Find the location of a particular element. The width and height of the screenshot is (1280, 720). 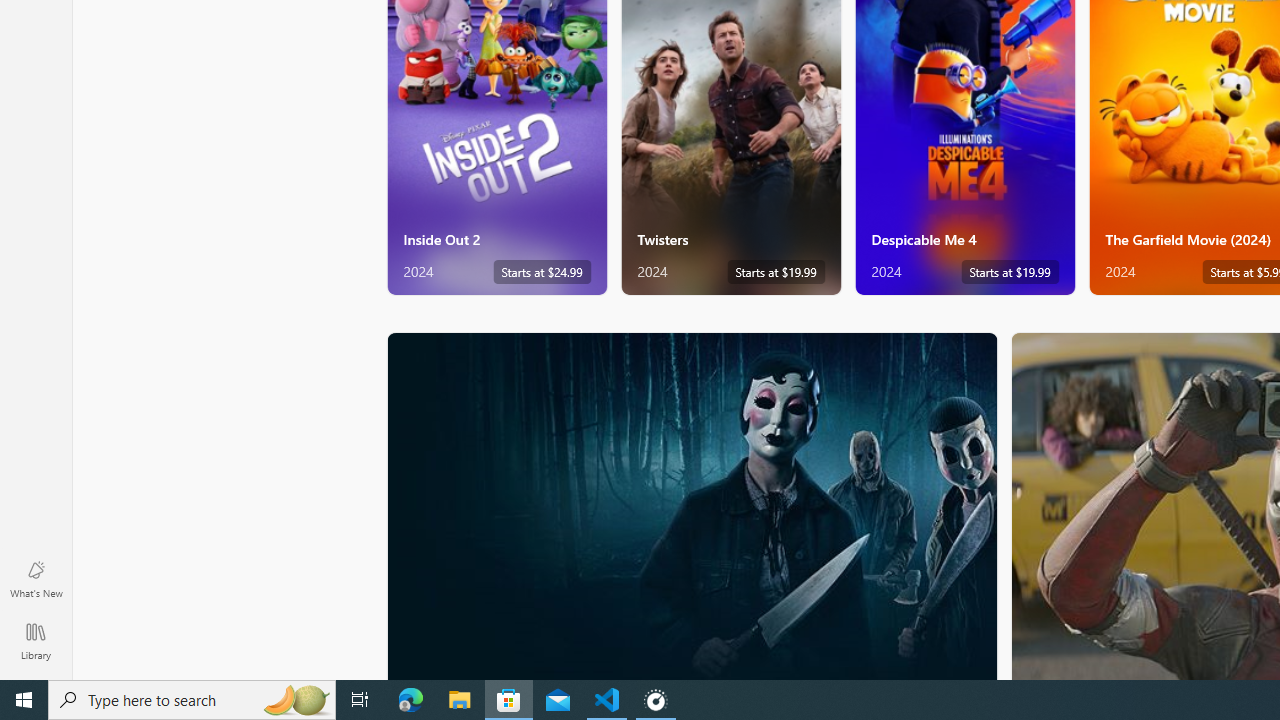

'Horror' is located at coordinates (692, 504).